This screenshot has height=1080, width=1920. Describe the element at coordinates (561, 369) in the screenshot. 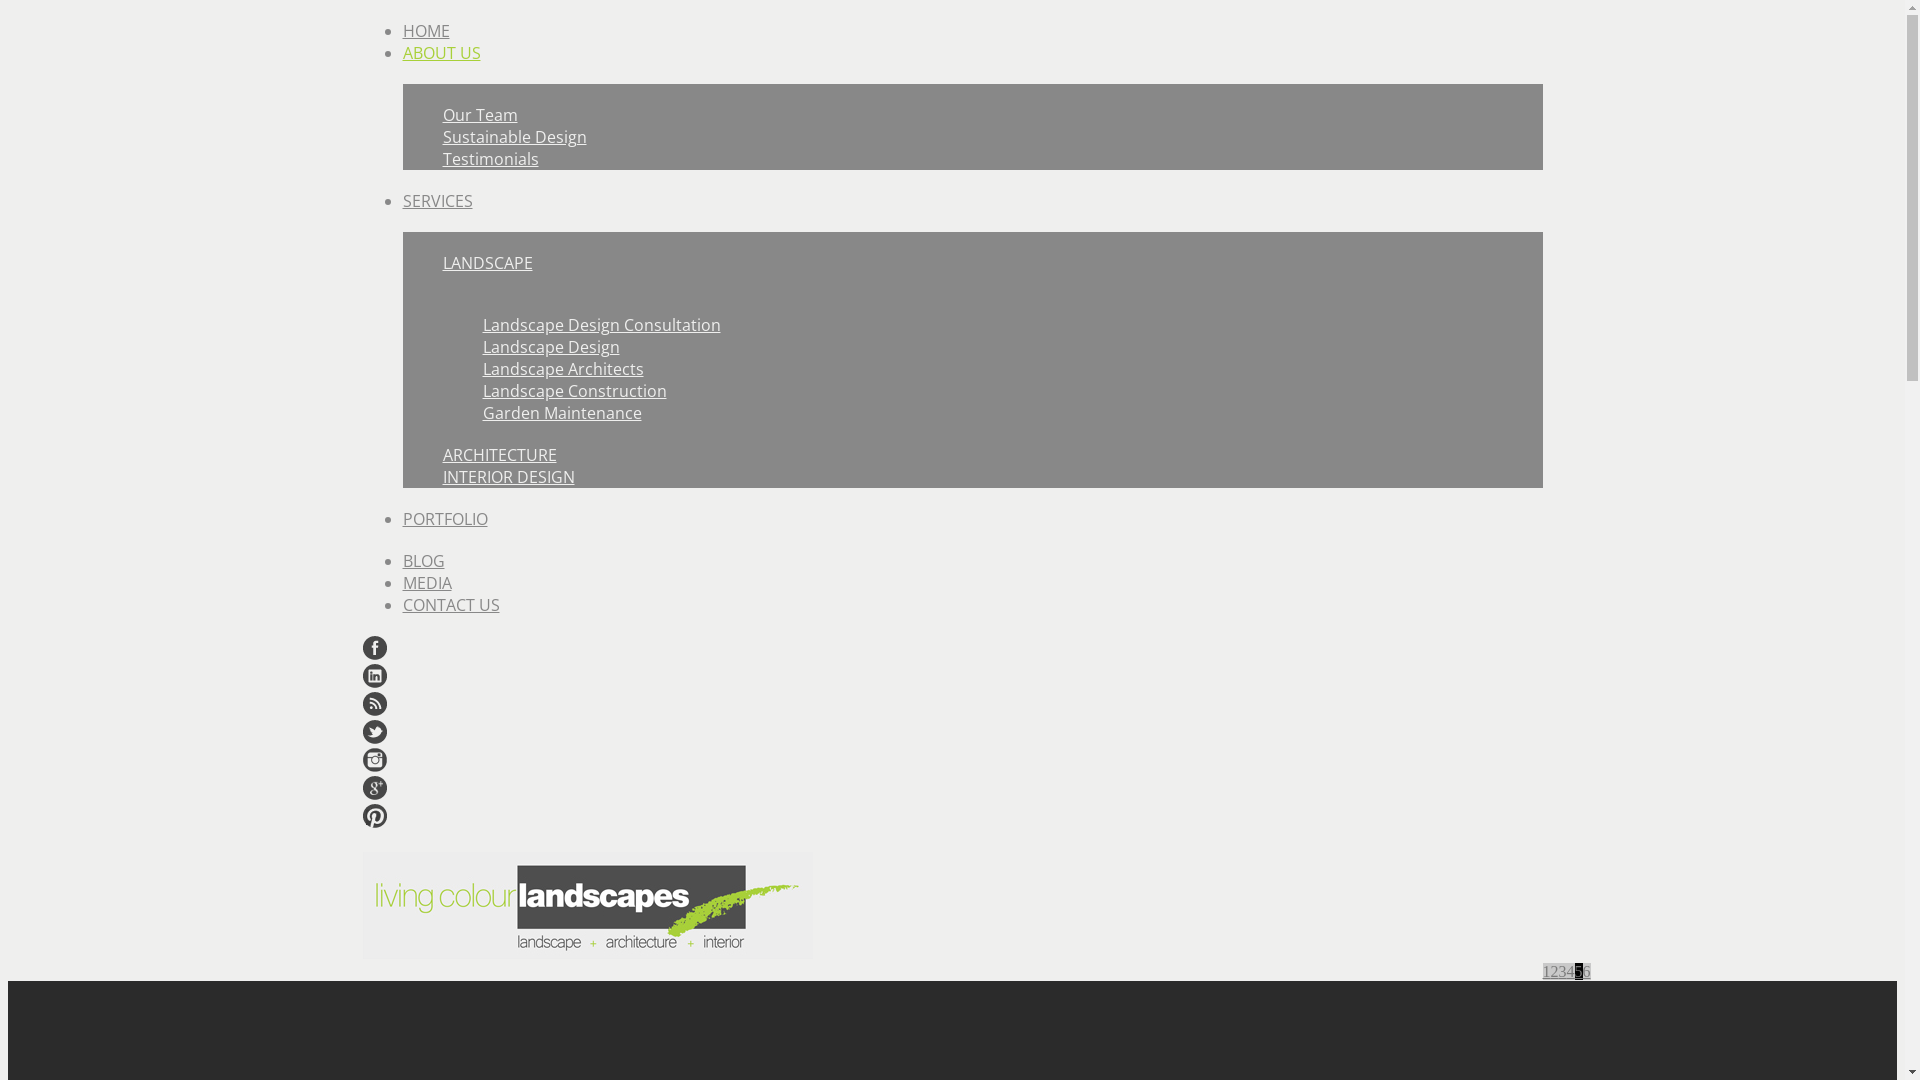

I see `'Landscape Architects'` at that location.